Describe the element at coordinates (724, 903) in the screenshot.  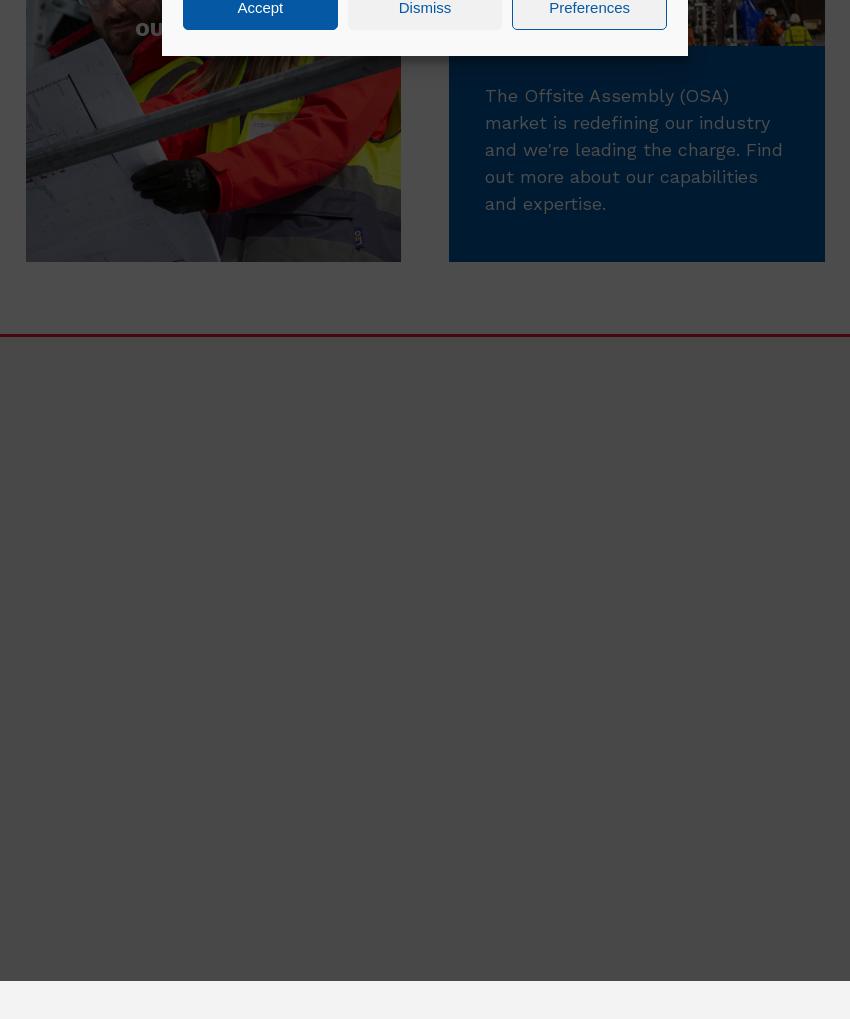
I see `'Why Mercury'` at that location.